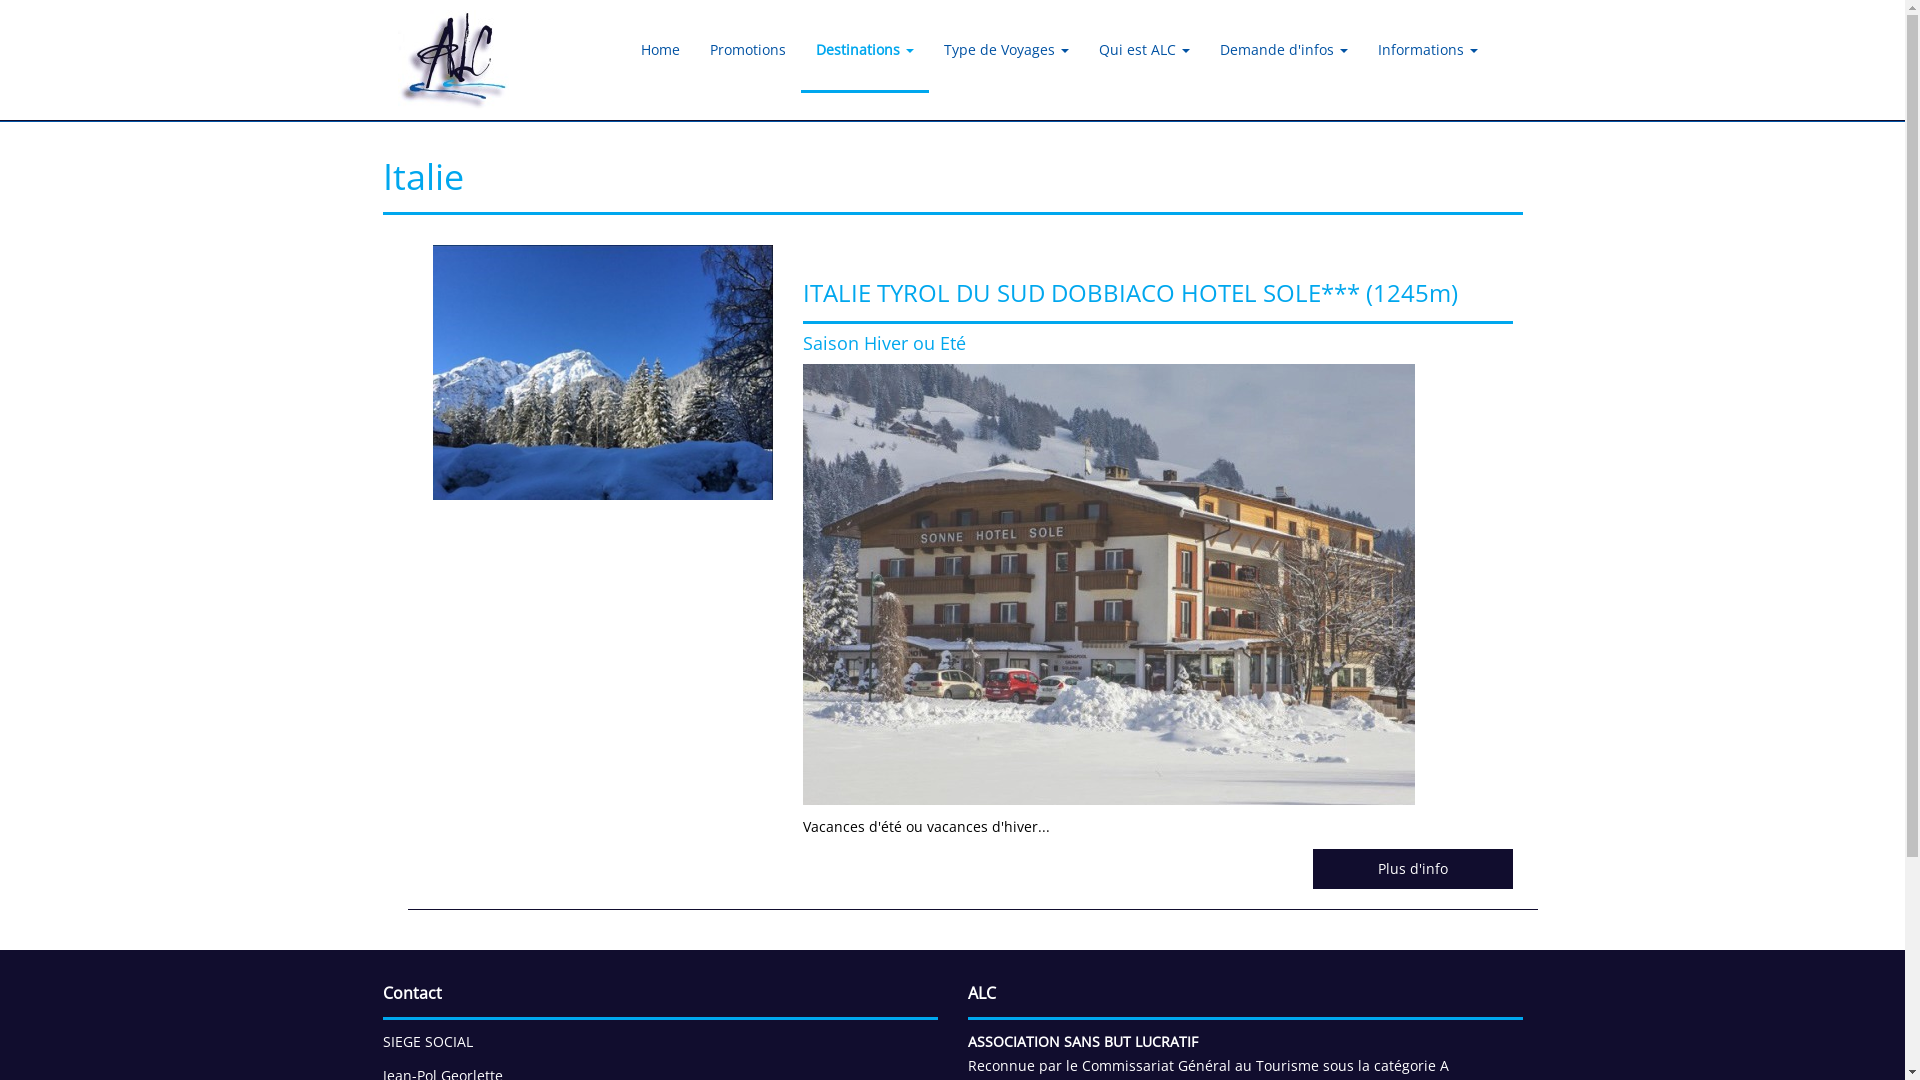  What do you see at coordinates (1410, 867) in the screenshot?
I see `'Plus d'info'` at bounding box center [1410, 867].